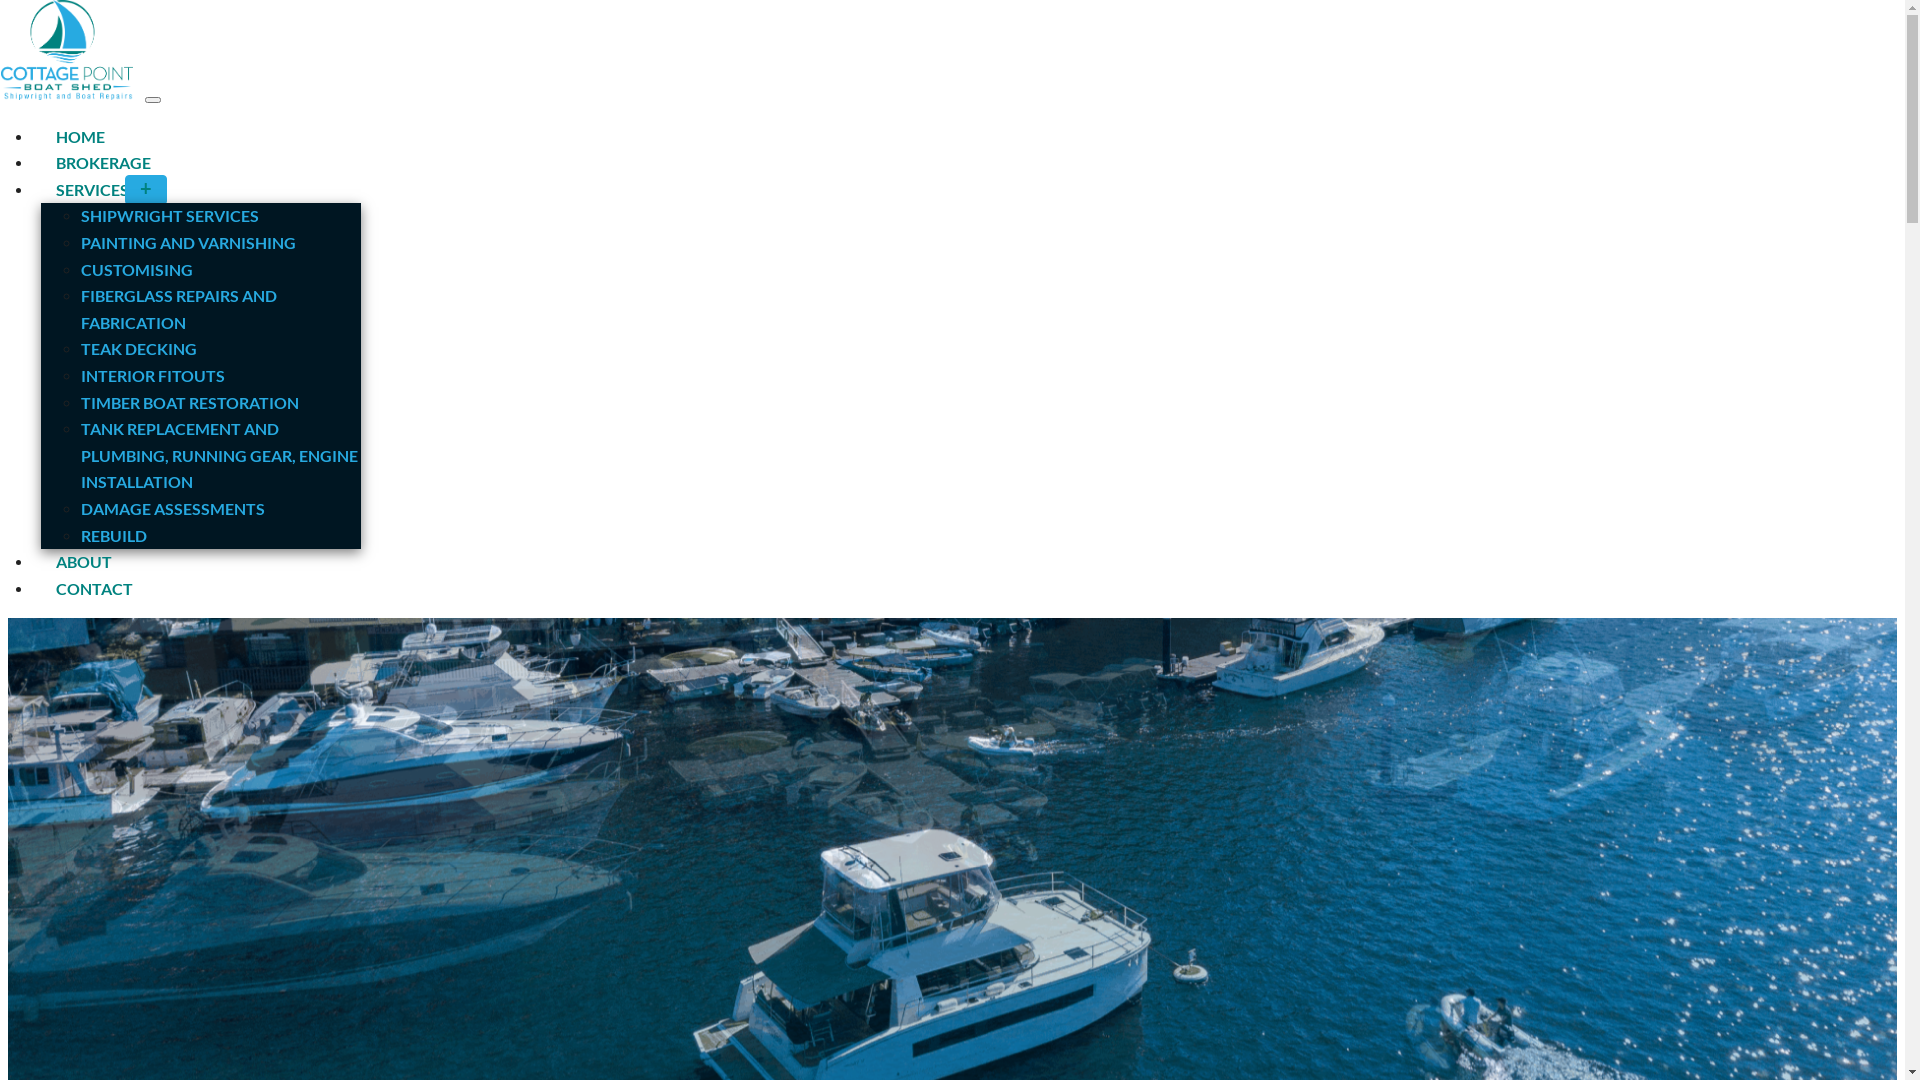 Image resolution: width=1920 pixels, height=1080 pixels. Describe the element at coordinates (41, 135) in the screenshot. I see `'HOME'` at that location.